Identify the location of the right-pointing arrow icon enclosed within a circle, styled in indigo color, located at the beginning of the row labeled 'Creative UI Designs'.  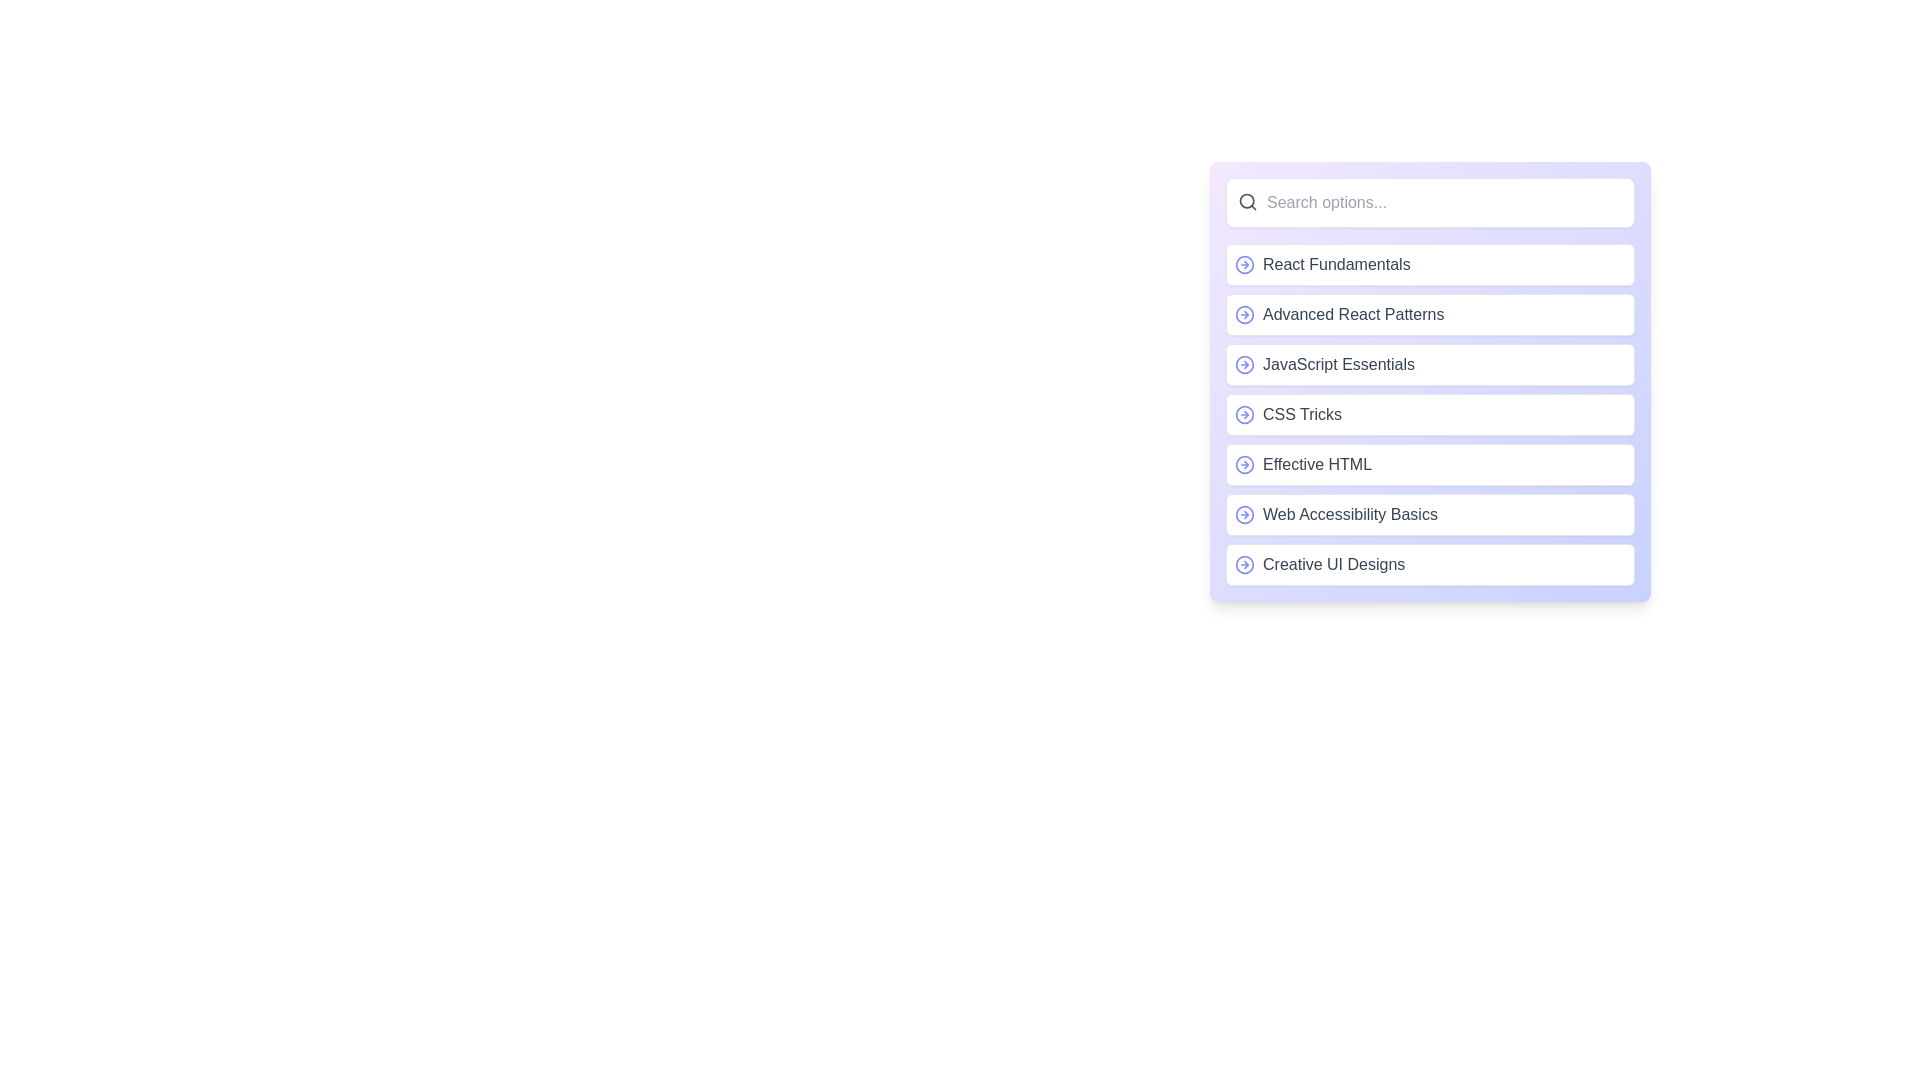
(1243, 564).